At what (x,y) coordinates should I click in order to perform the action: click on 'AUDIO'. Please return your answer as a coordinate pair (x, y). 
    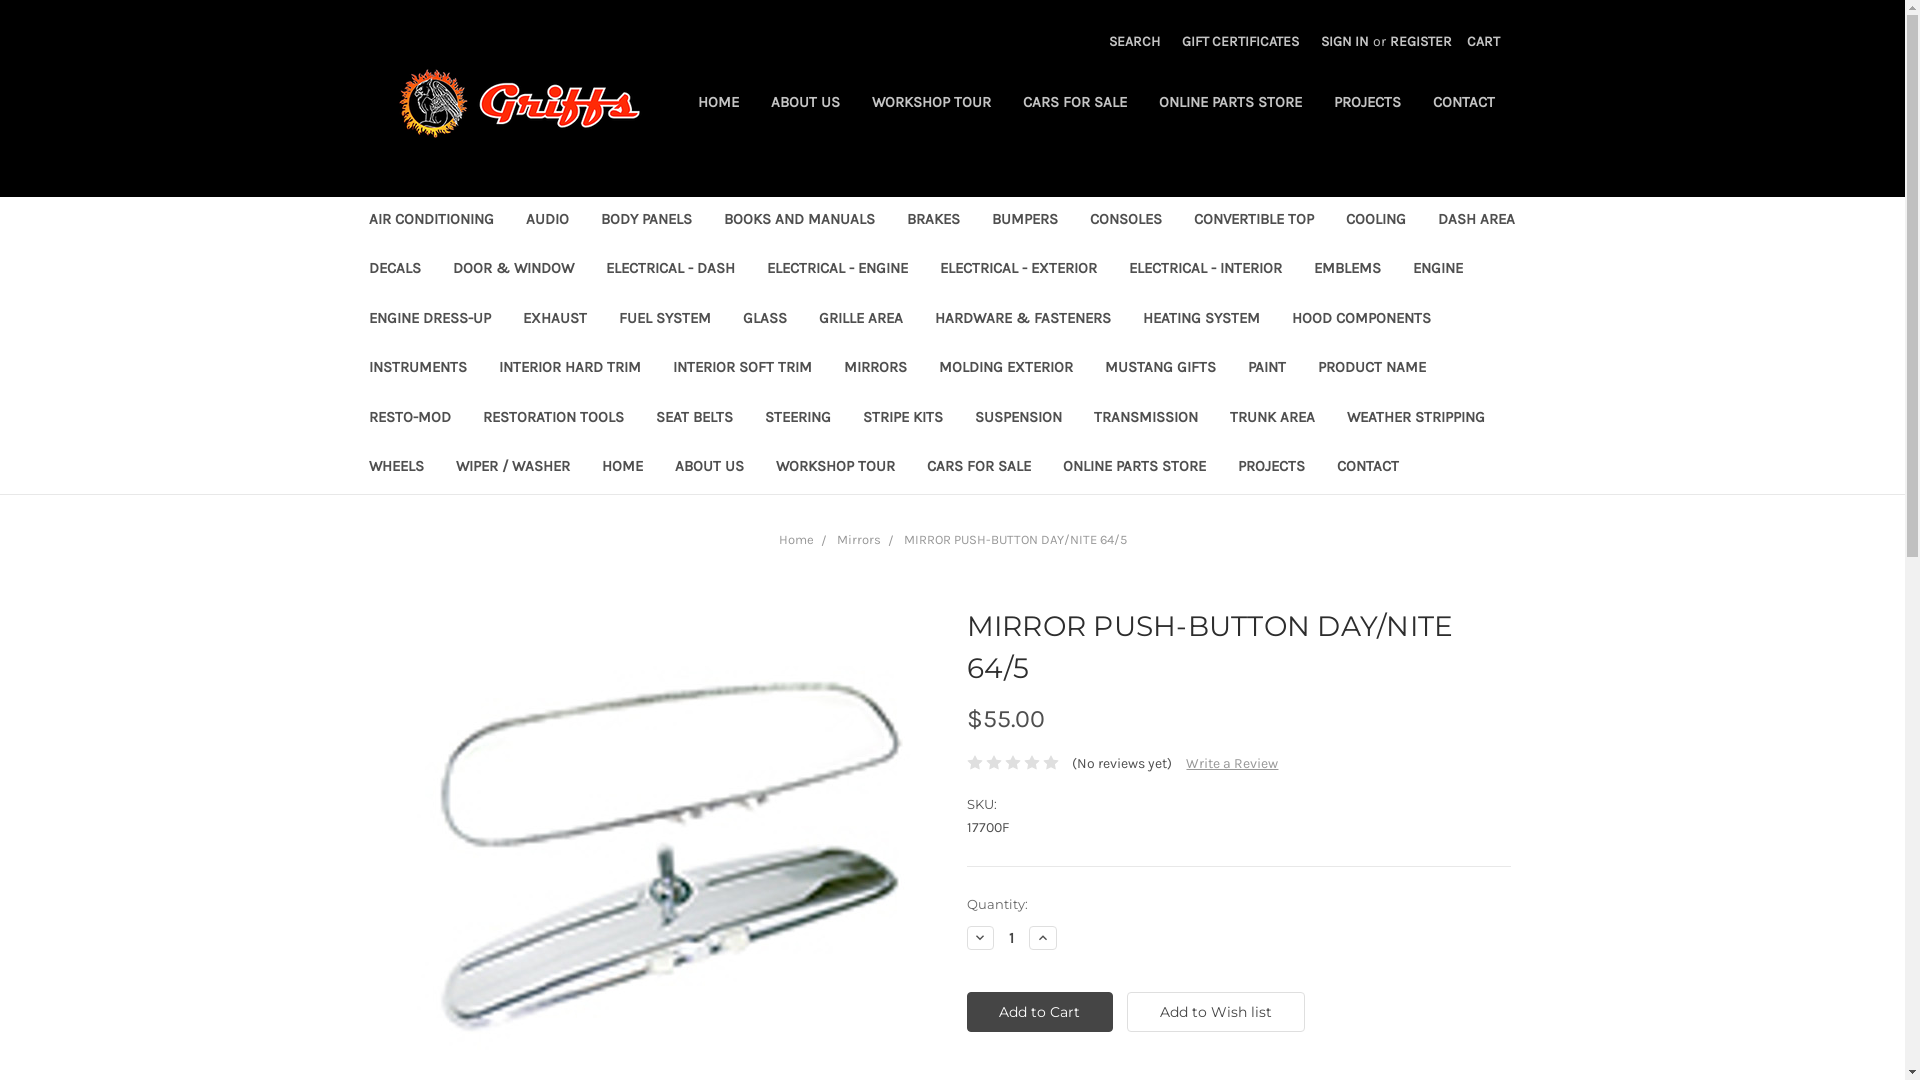
    Looking at the image, I should click on (547, 221).